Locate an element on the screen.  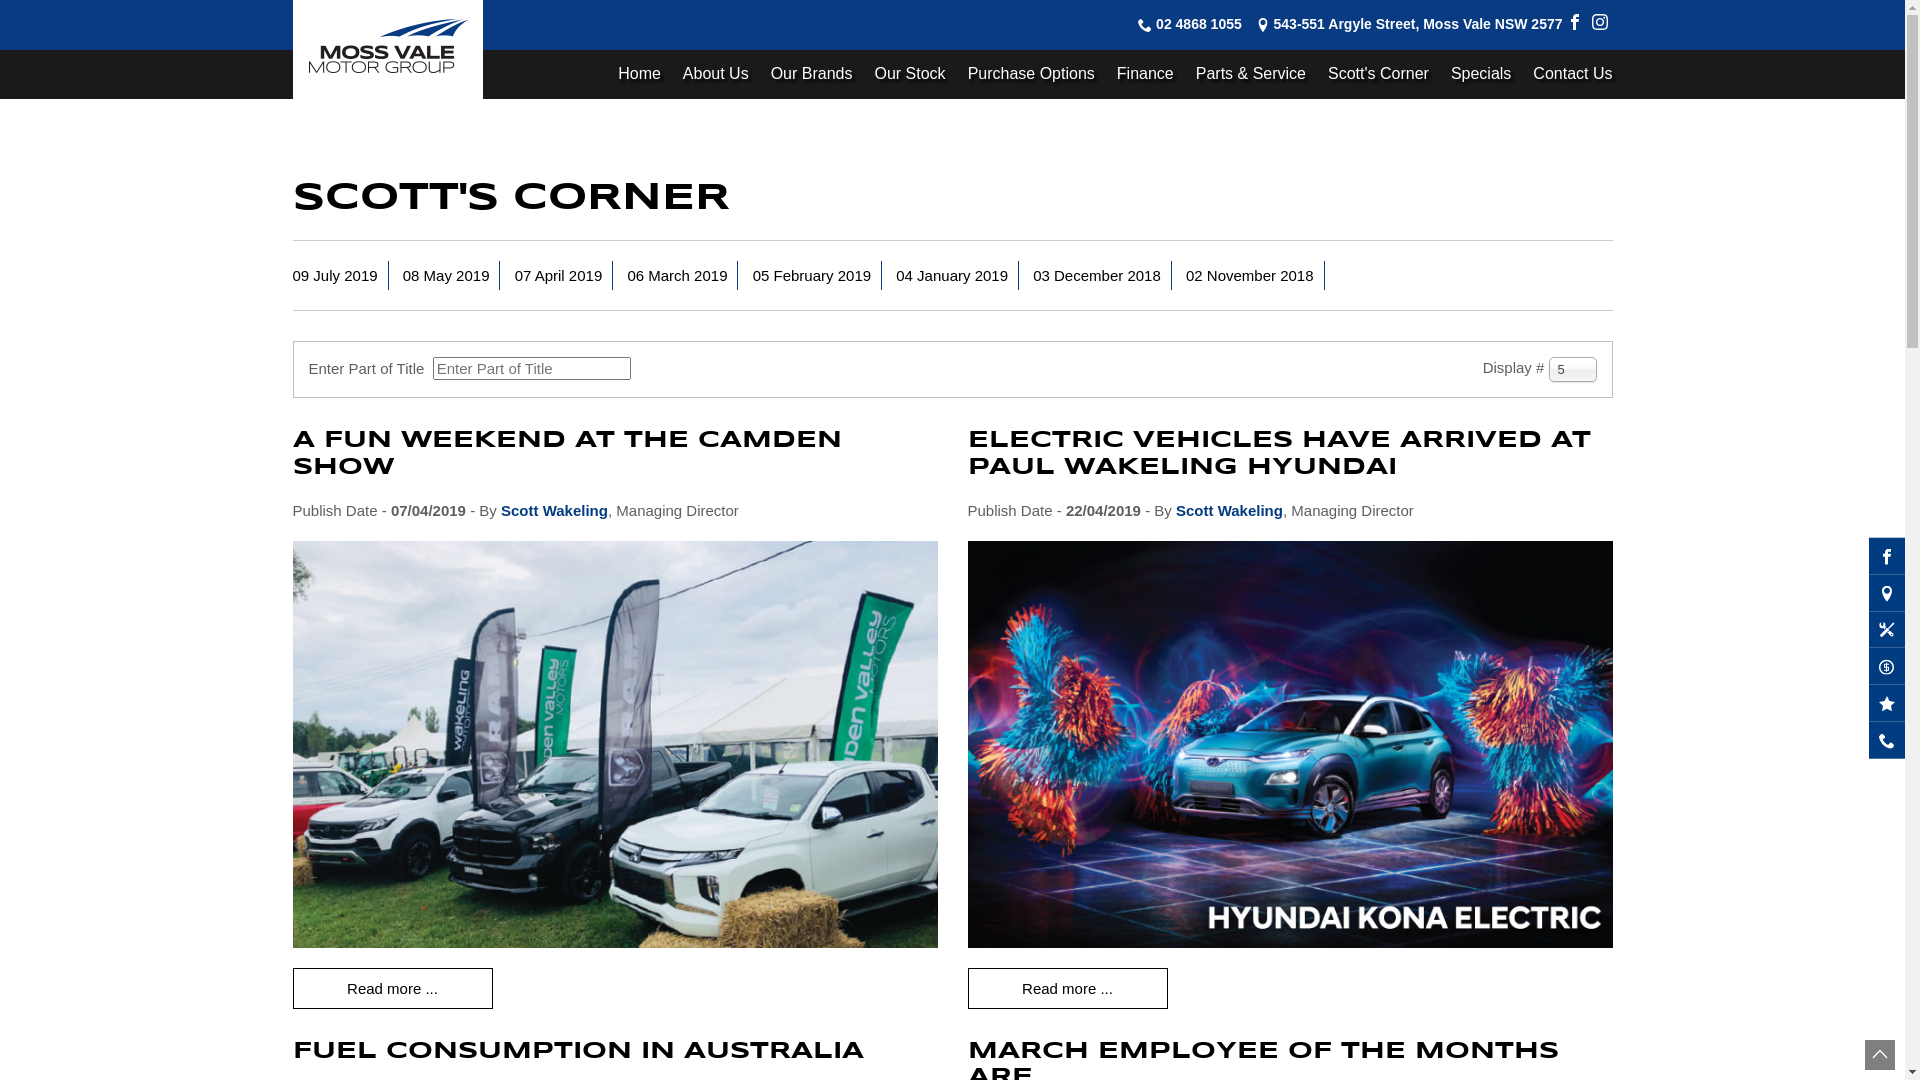
'04 January 2019' is located at coordinates (950, 275).